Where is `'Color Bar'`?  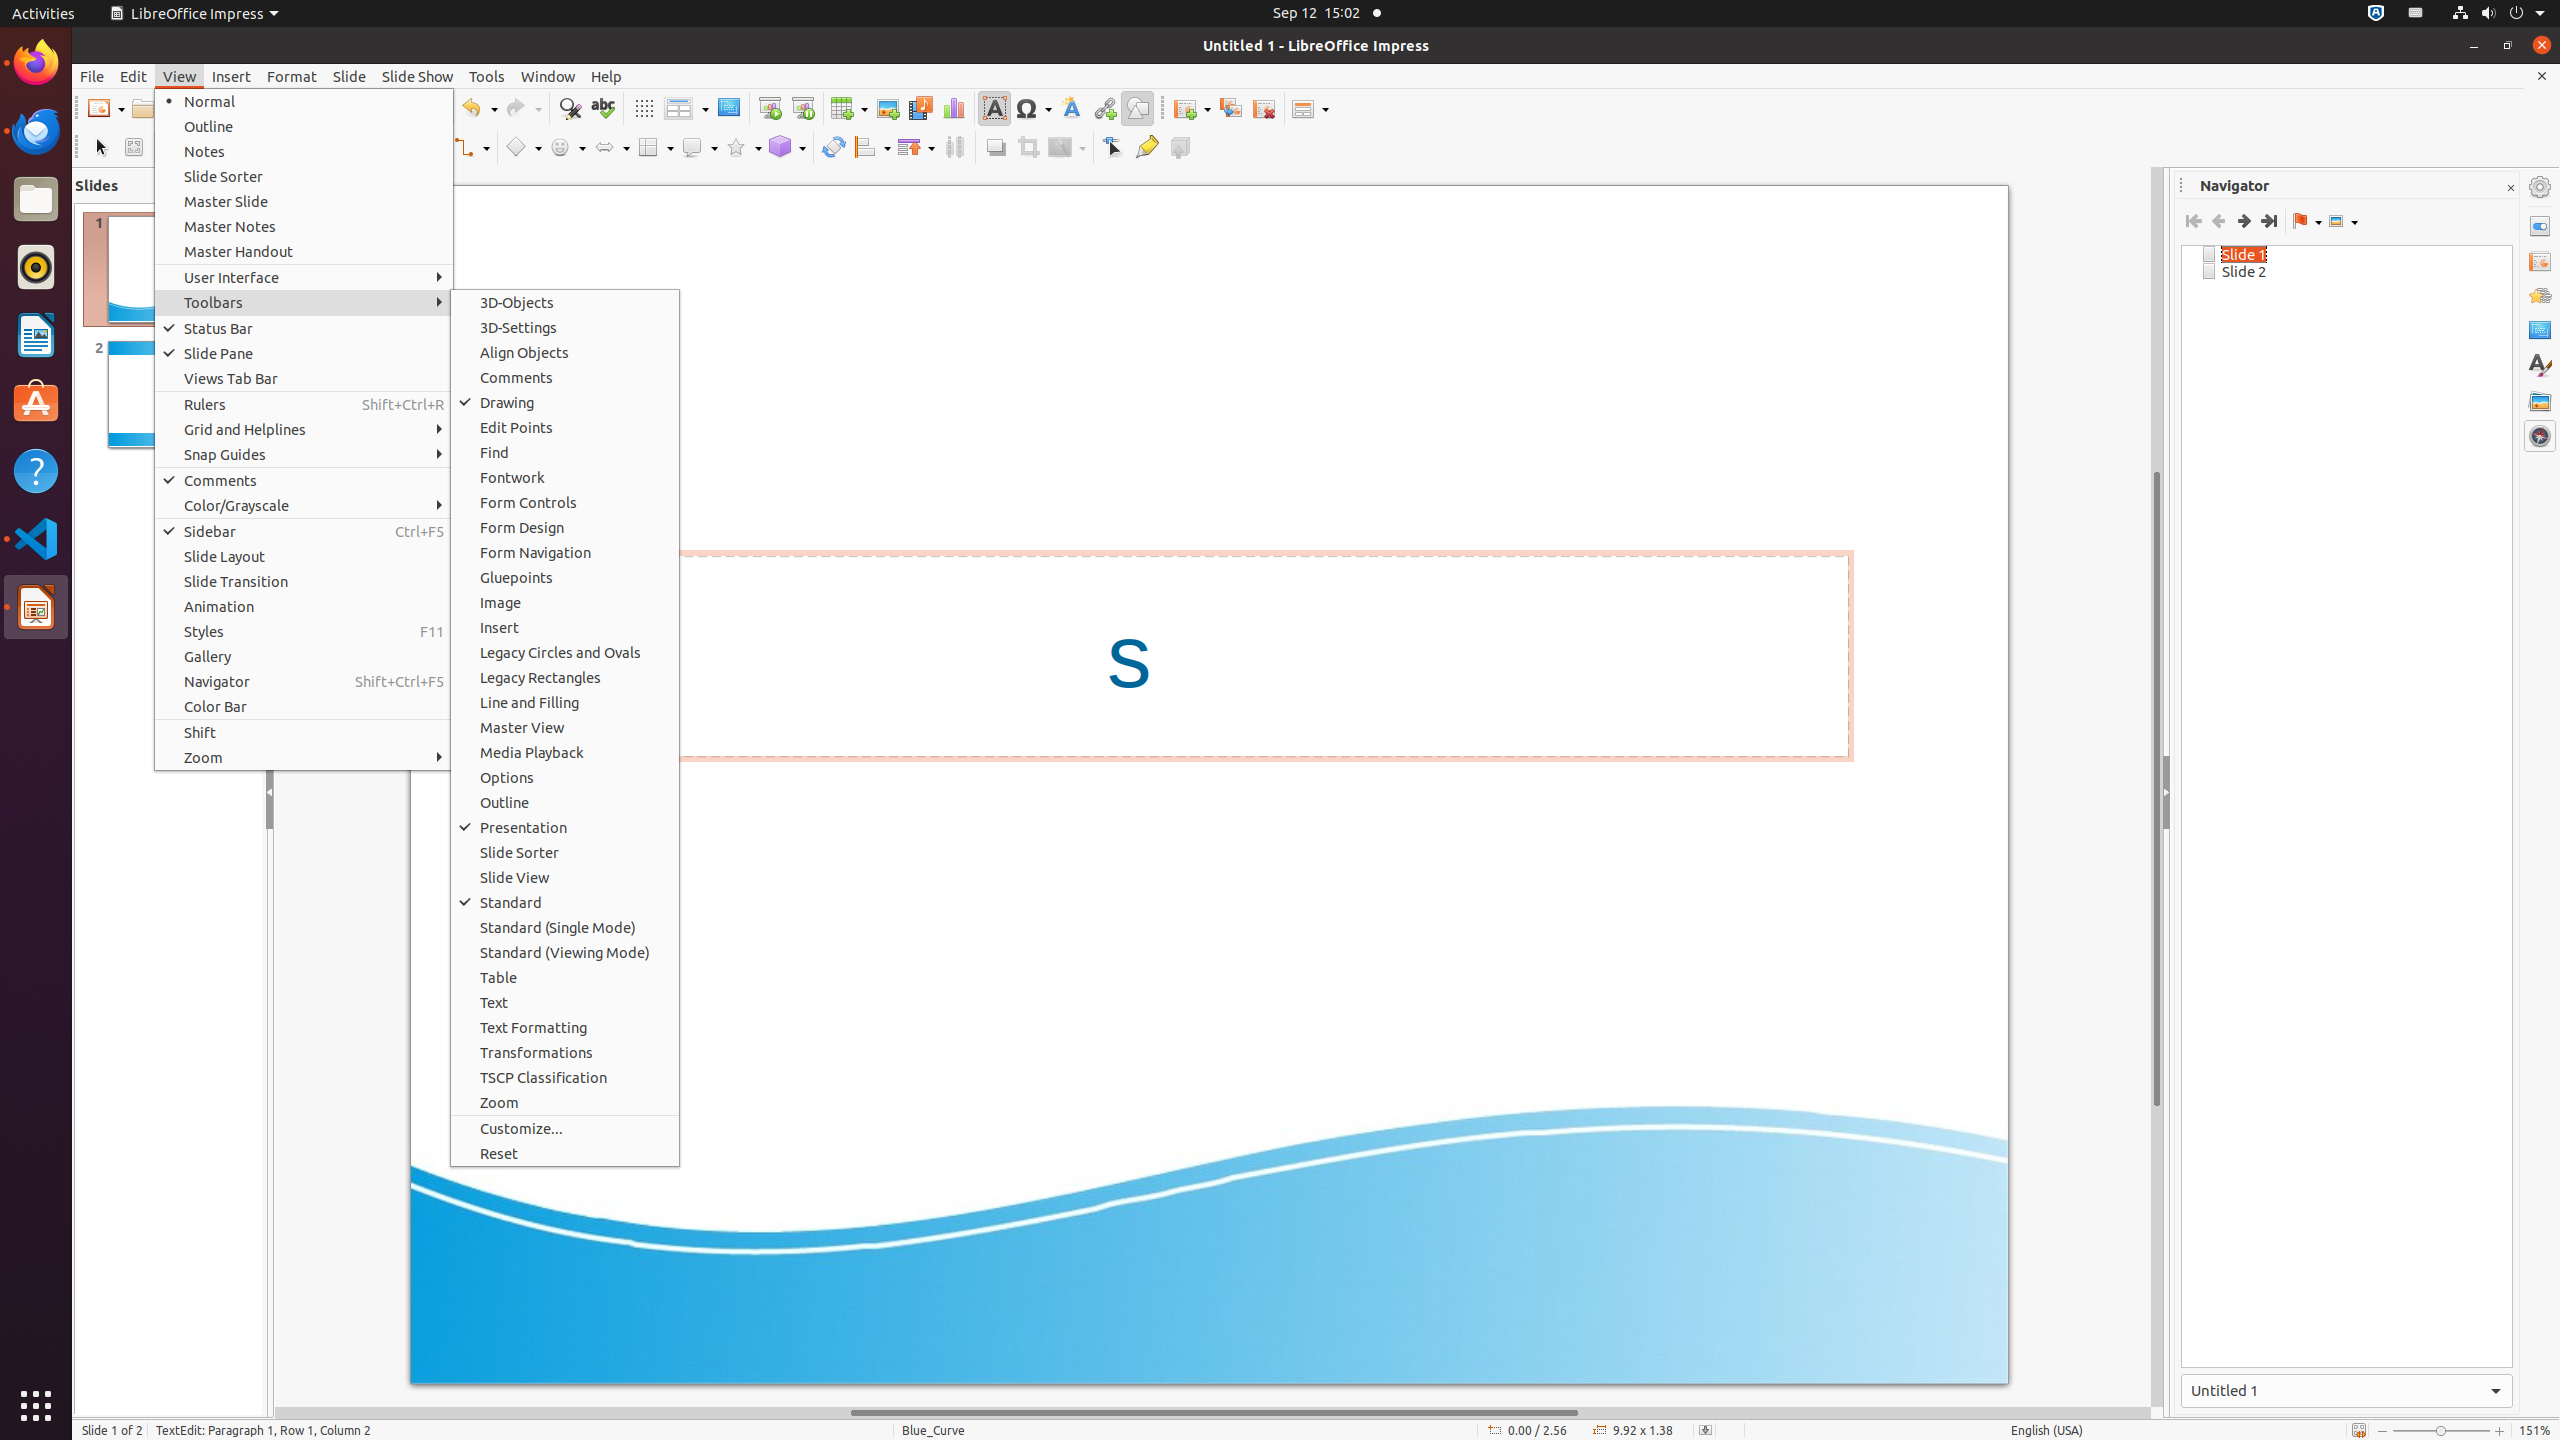
'Color Bar' is located at coordinates (302, 705).